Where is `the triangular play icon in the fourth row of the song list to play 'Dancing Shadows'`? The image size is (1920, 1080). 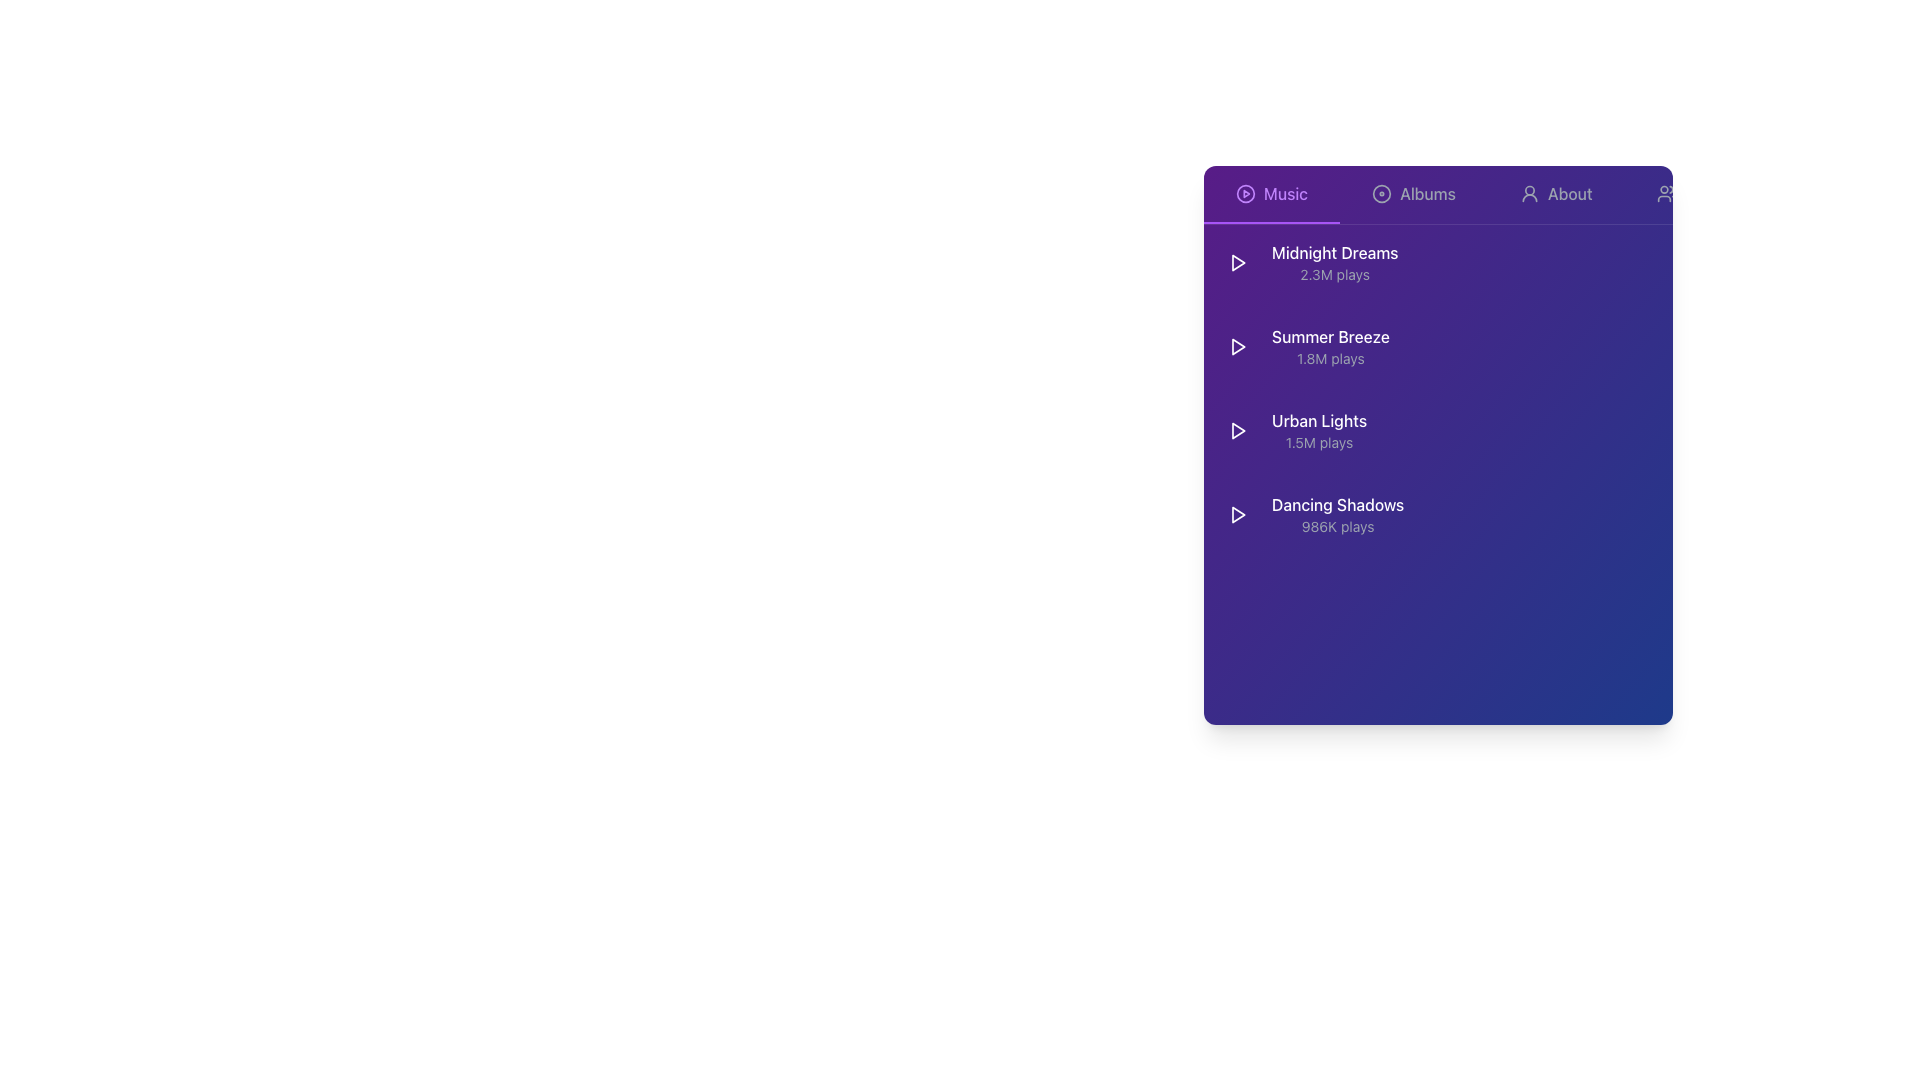
the triangular play icon in the fourth row of the song list to play 'Dancing Shadows' is located at coordinates (1237, 514).